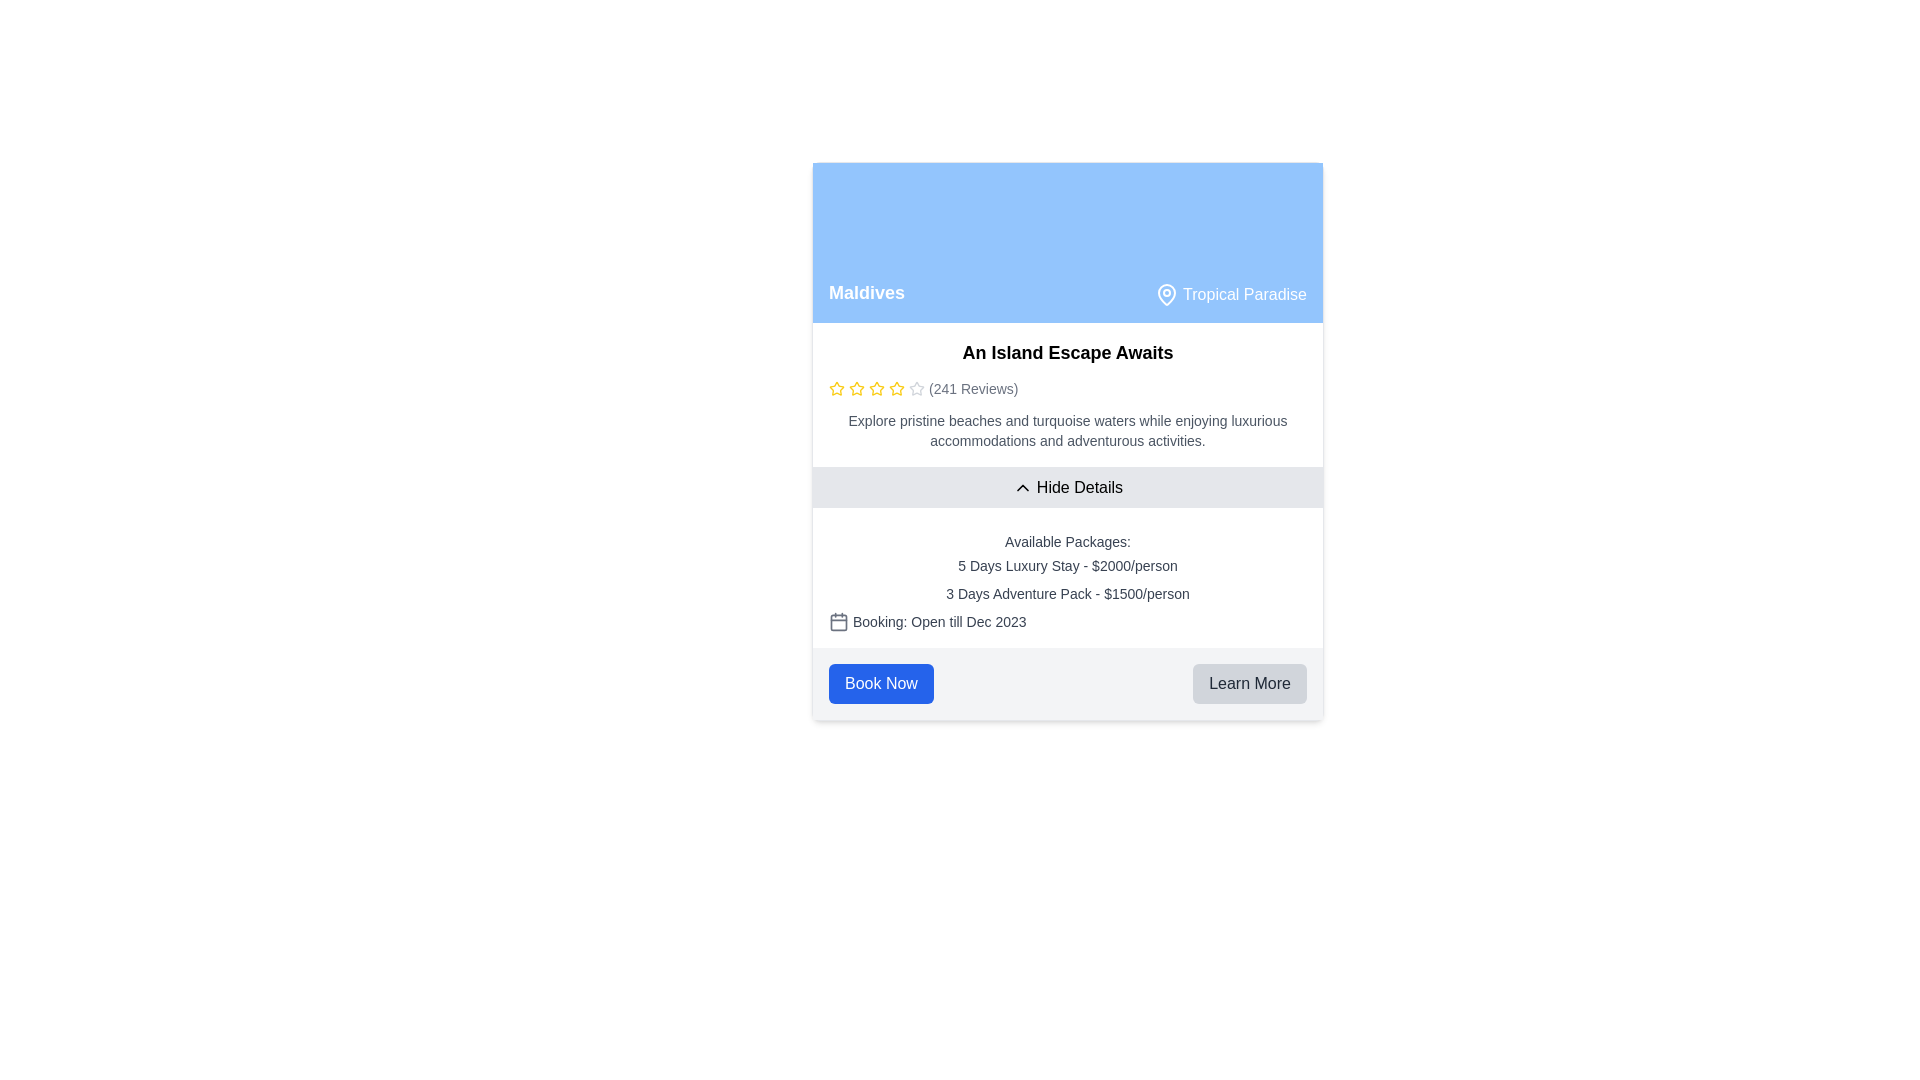 The width and height of the screenshot is (1920, 1080). What do you see at coordinates (915, 389) in the screenshot?
I see `the inactive sixth star icon in the rating scale, which is positioned to the left of the '(241 Reviews)' text` at bounding box center [915, 389].